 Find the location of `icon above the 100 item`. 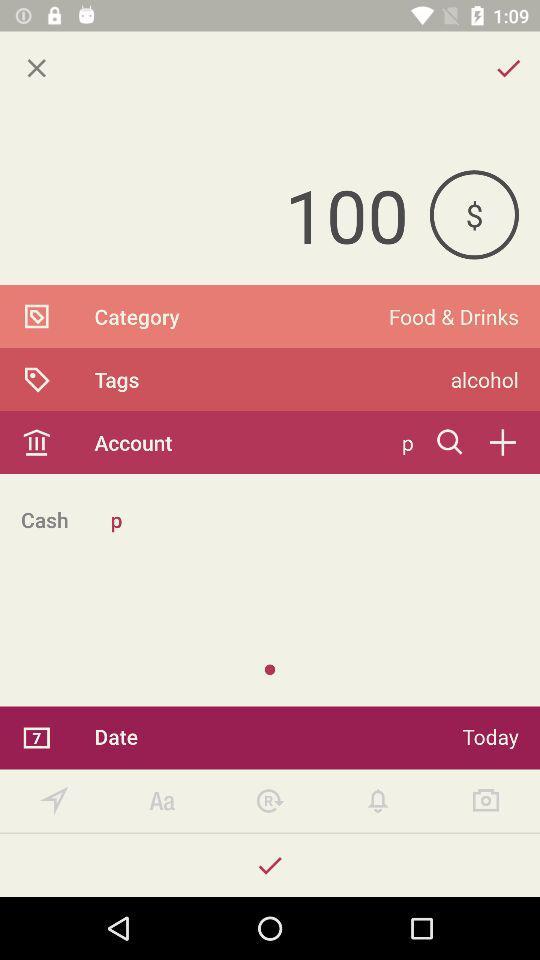

icon above the 100 item is located at coordinates (36, 68).